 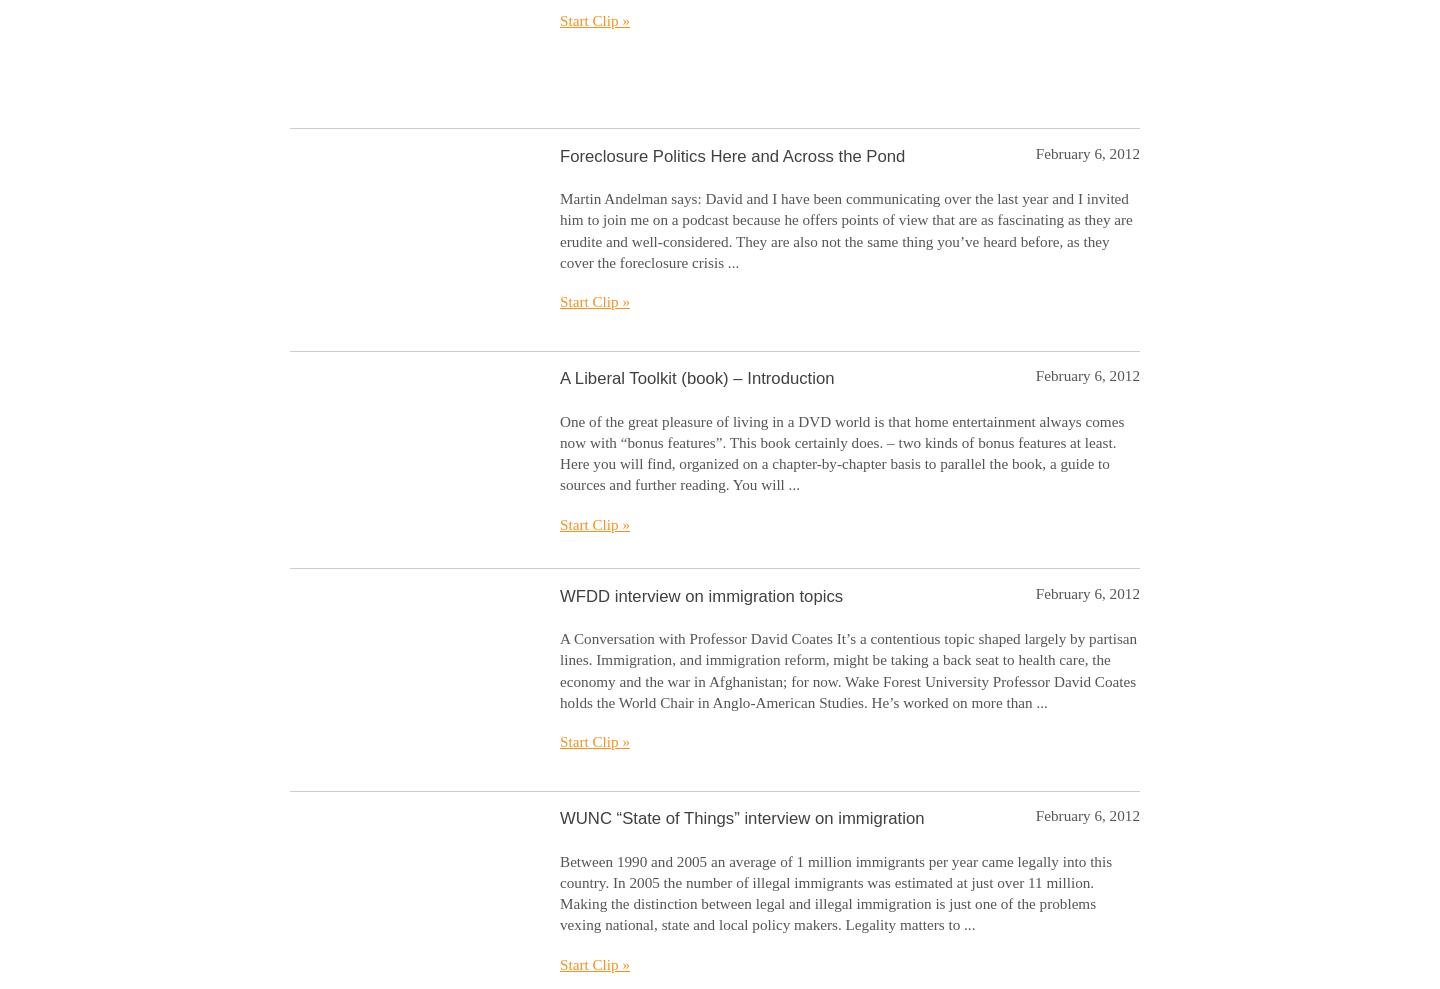 I want to click on 'Foreclosure Politics Here and Across the Pond', so click(x=731, y=154).